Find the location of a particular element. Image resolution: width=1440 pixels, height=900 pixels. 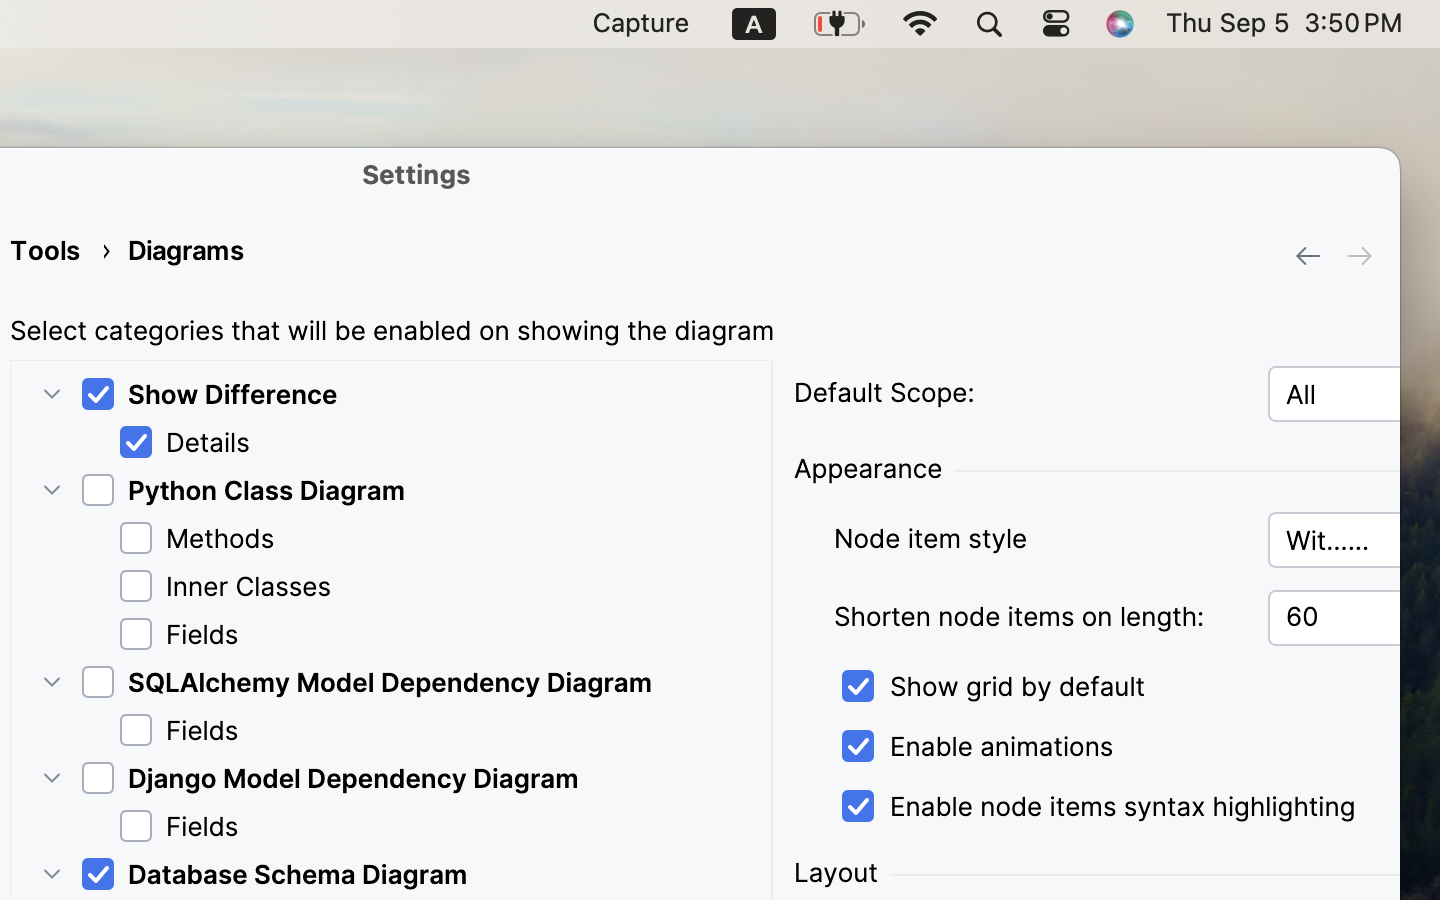

'Shorten node items on length:' is located at coordinates (1037, 617).